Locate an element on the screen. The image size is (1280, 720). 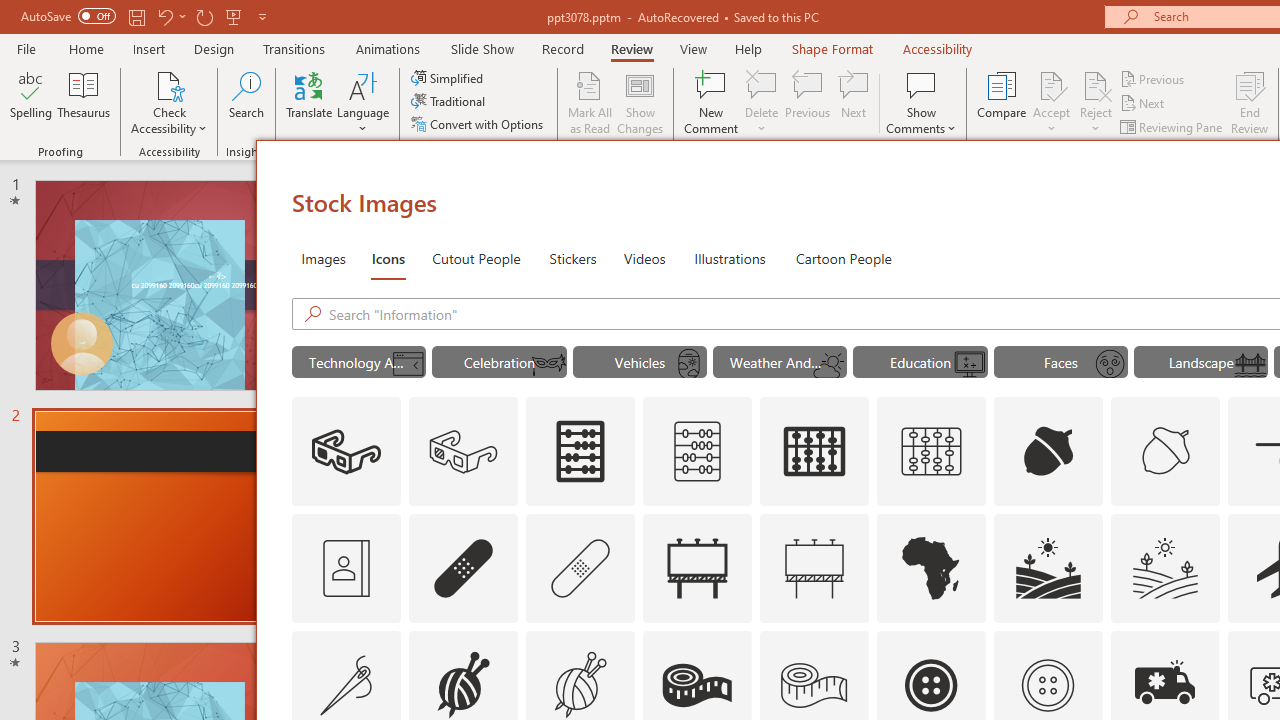
'AutomationID: Icons_PartialSun_M' is located at coordinates (829, 364).